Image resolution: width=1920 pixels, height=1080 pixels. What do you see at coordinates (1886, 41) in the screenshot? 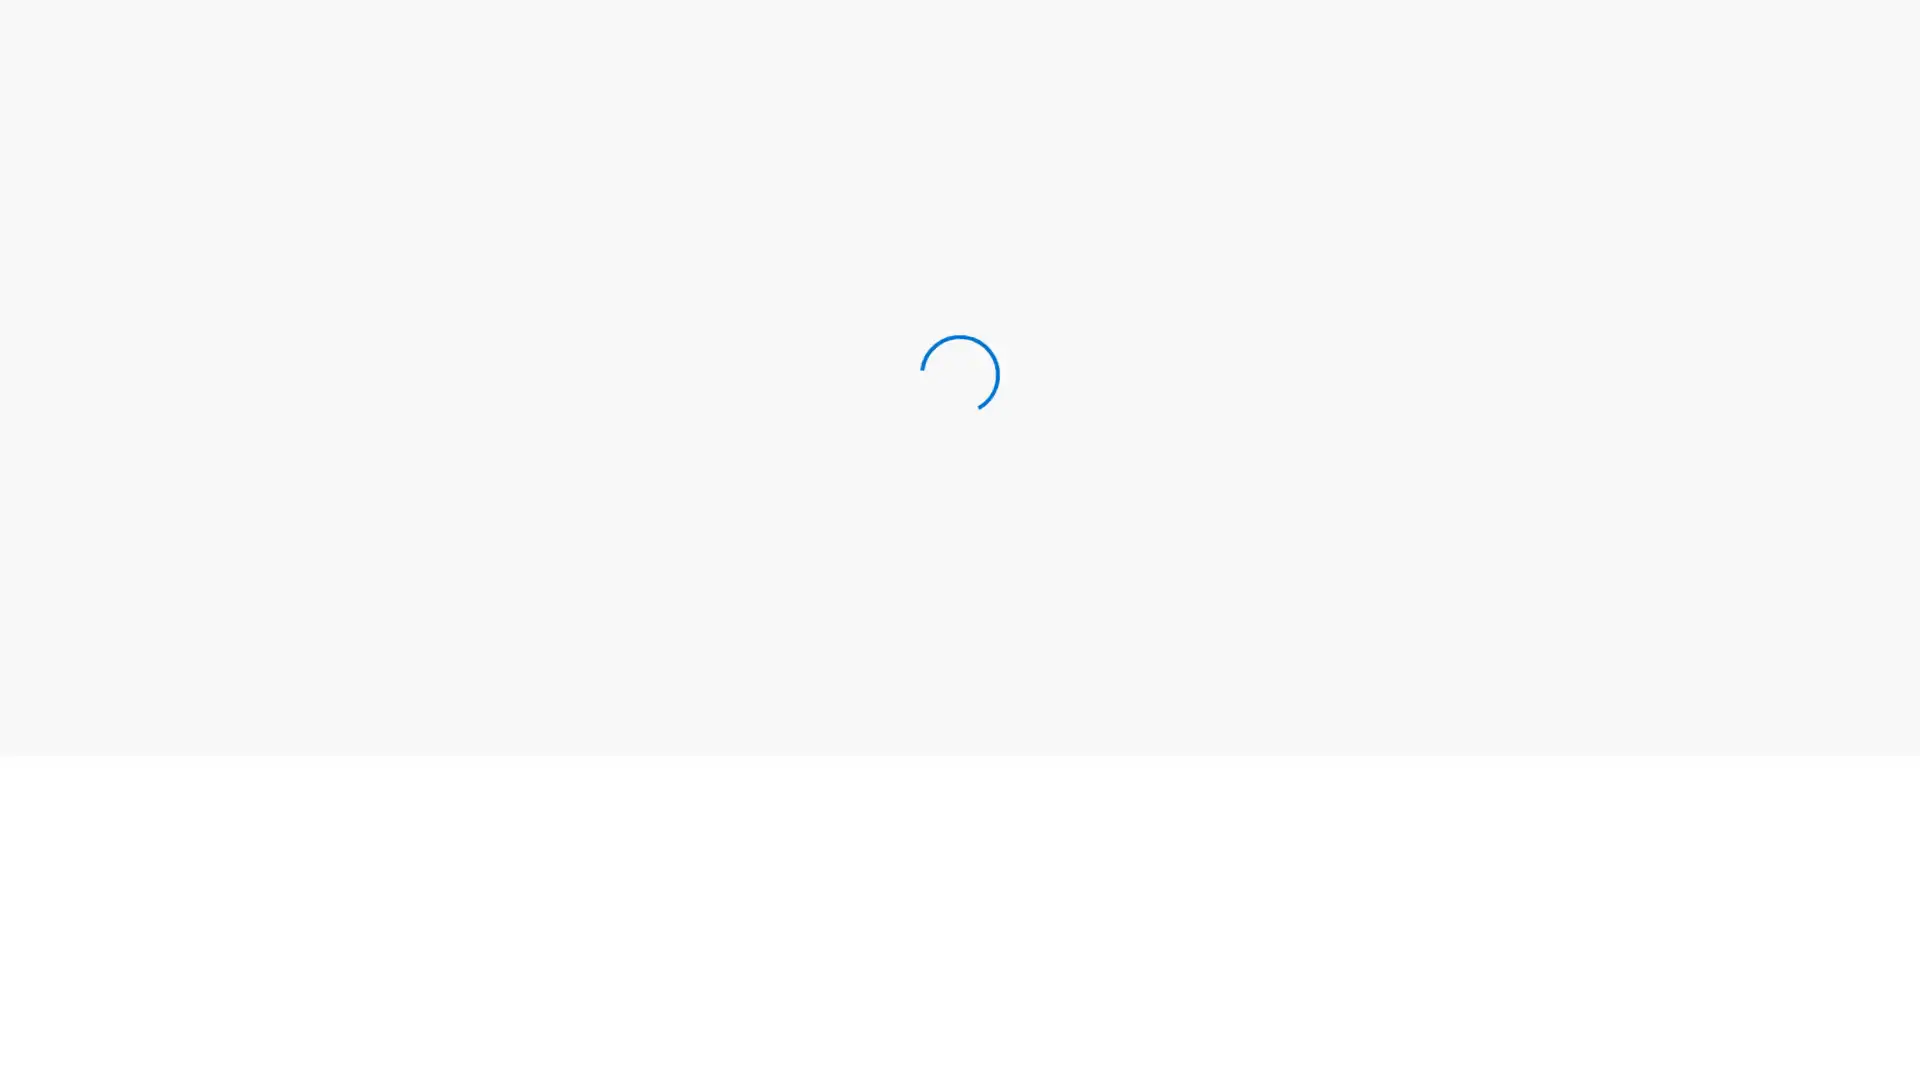
I see `Search` at bounding box center [1886, 41].